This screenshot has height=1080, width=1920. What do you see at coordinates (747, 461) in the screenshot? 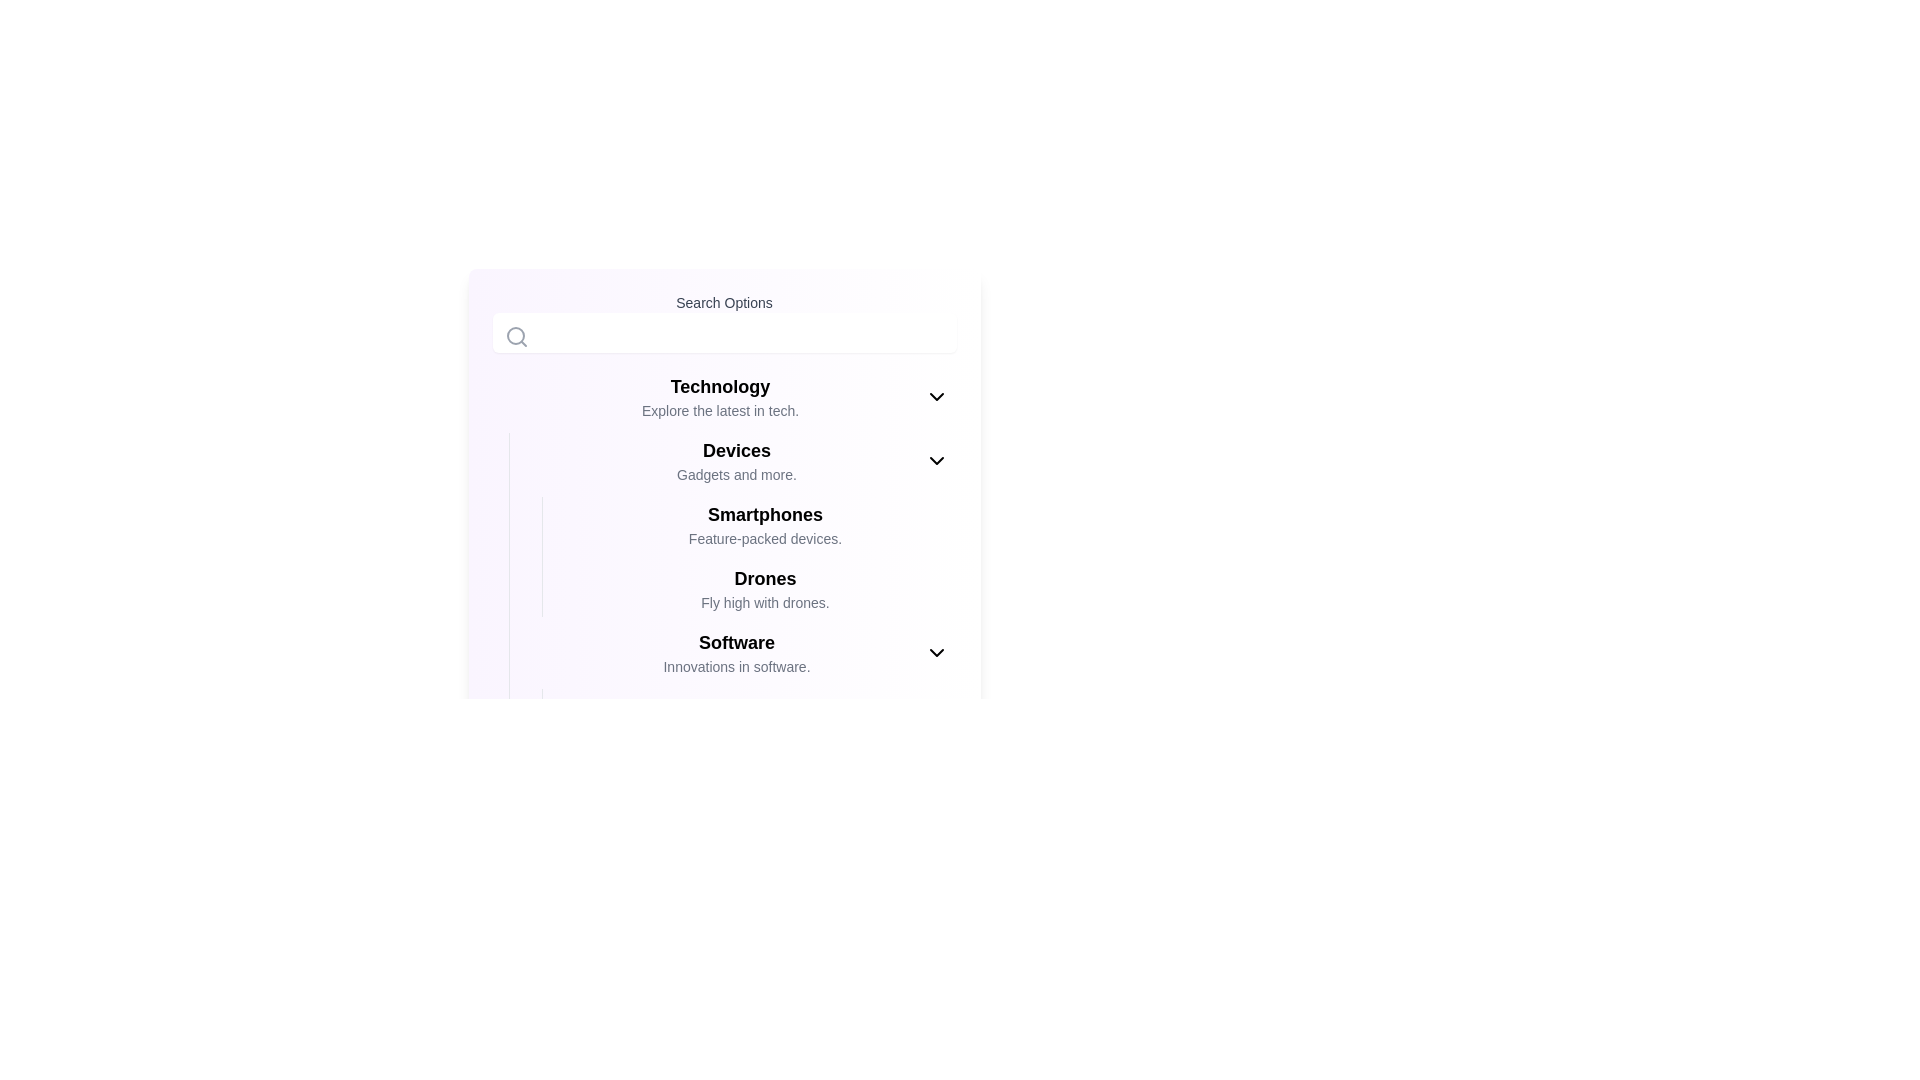
I see `the clickable navigation menu item for 'Devices', which is located directly below the 'Technology' section in the navigation interface` at bounding box center [747, 461].